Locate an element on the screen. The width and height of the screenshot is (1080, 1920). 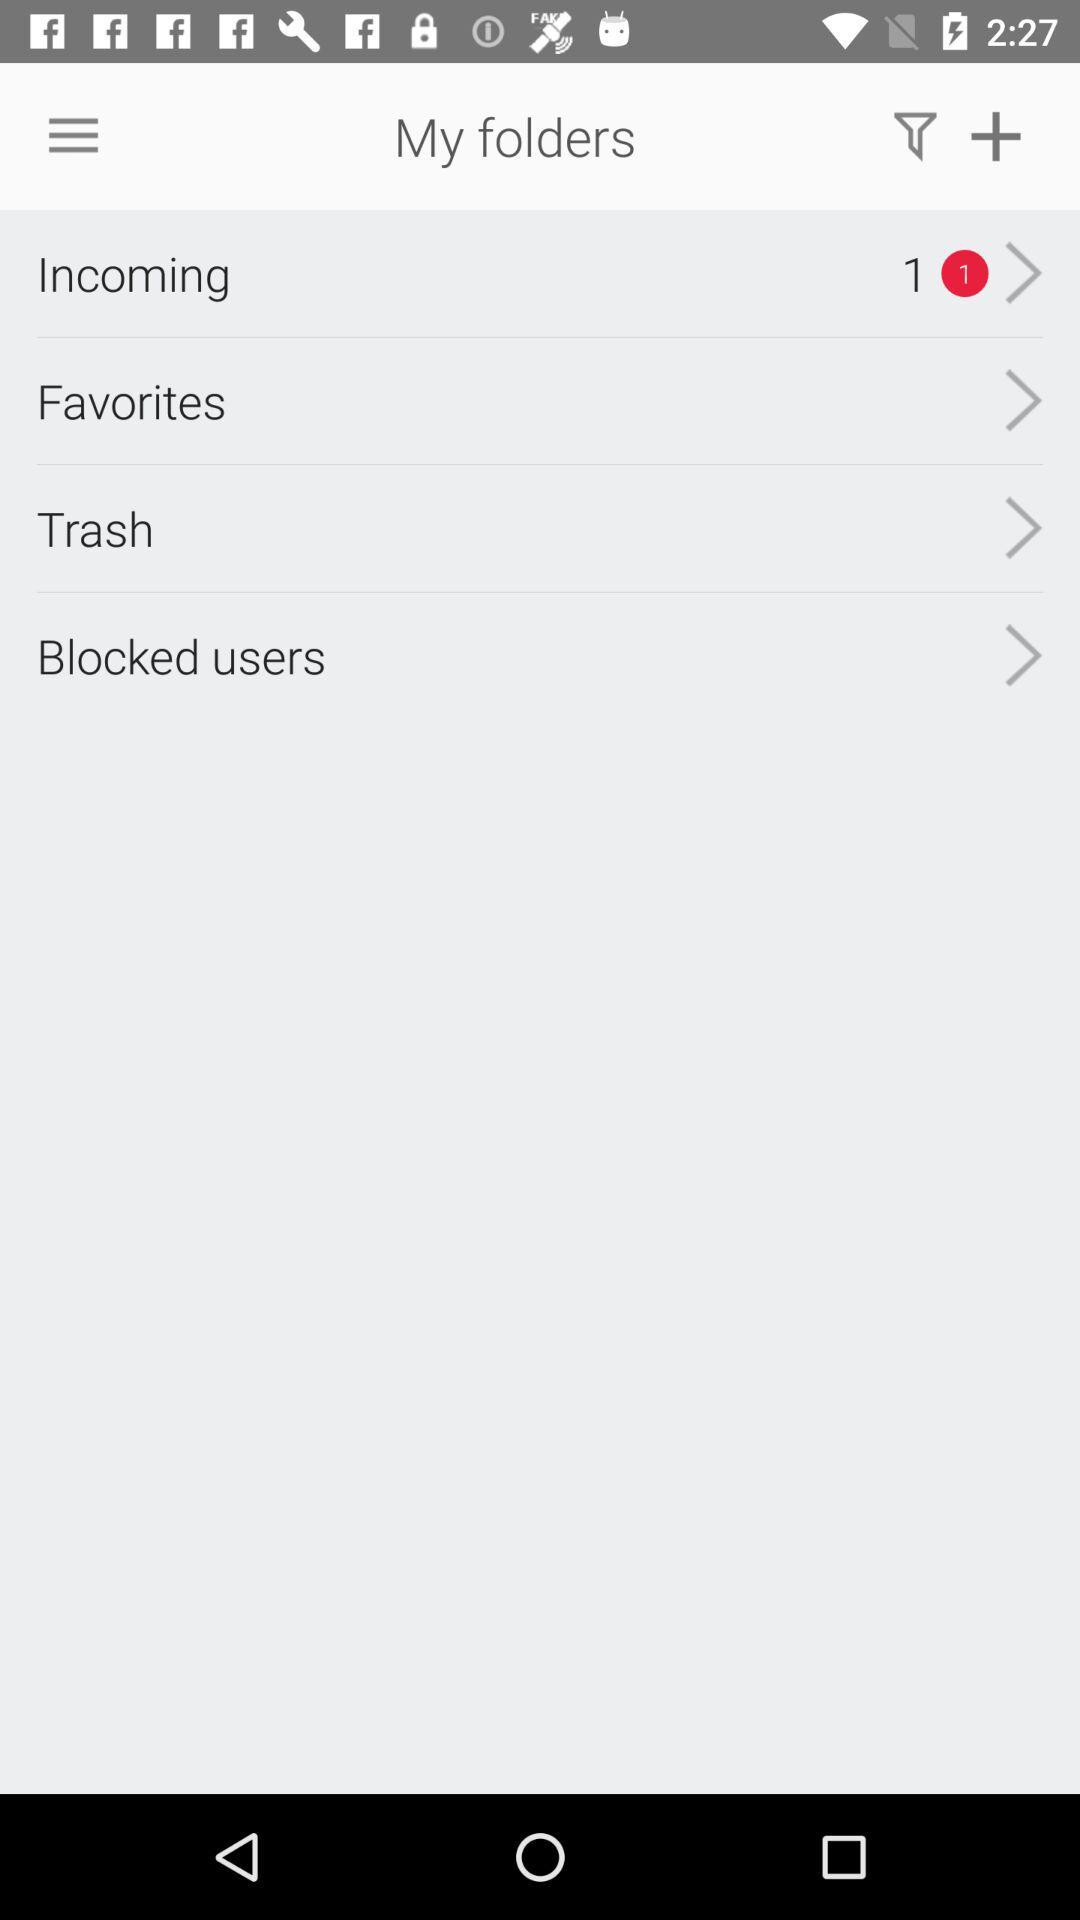
the item to the left of the my folders item is located at coordinates (72, 135).